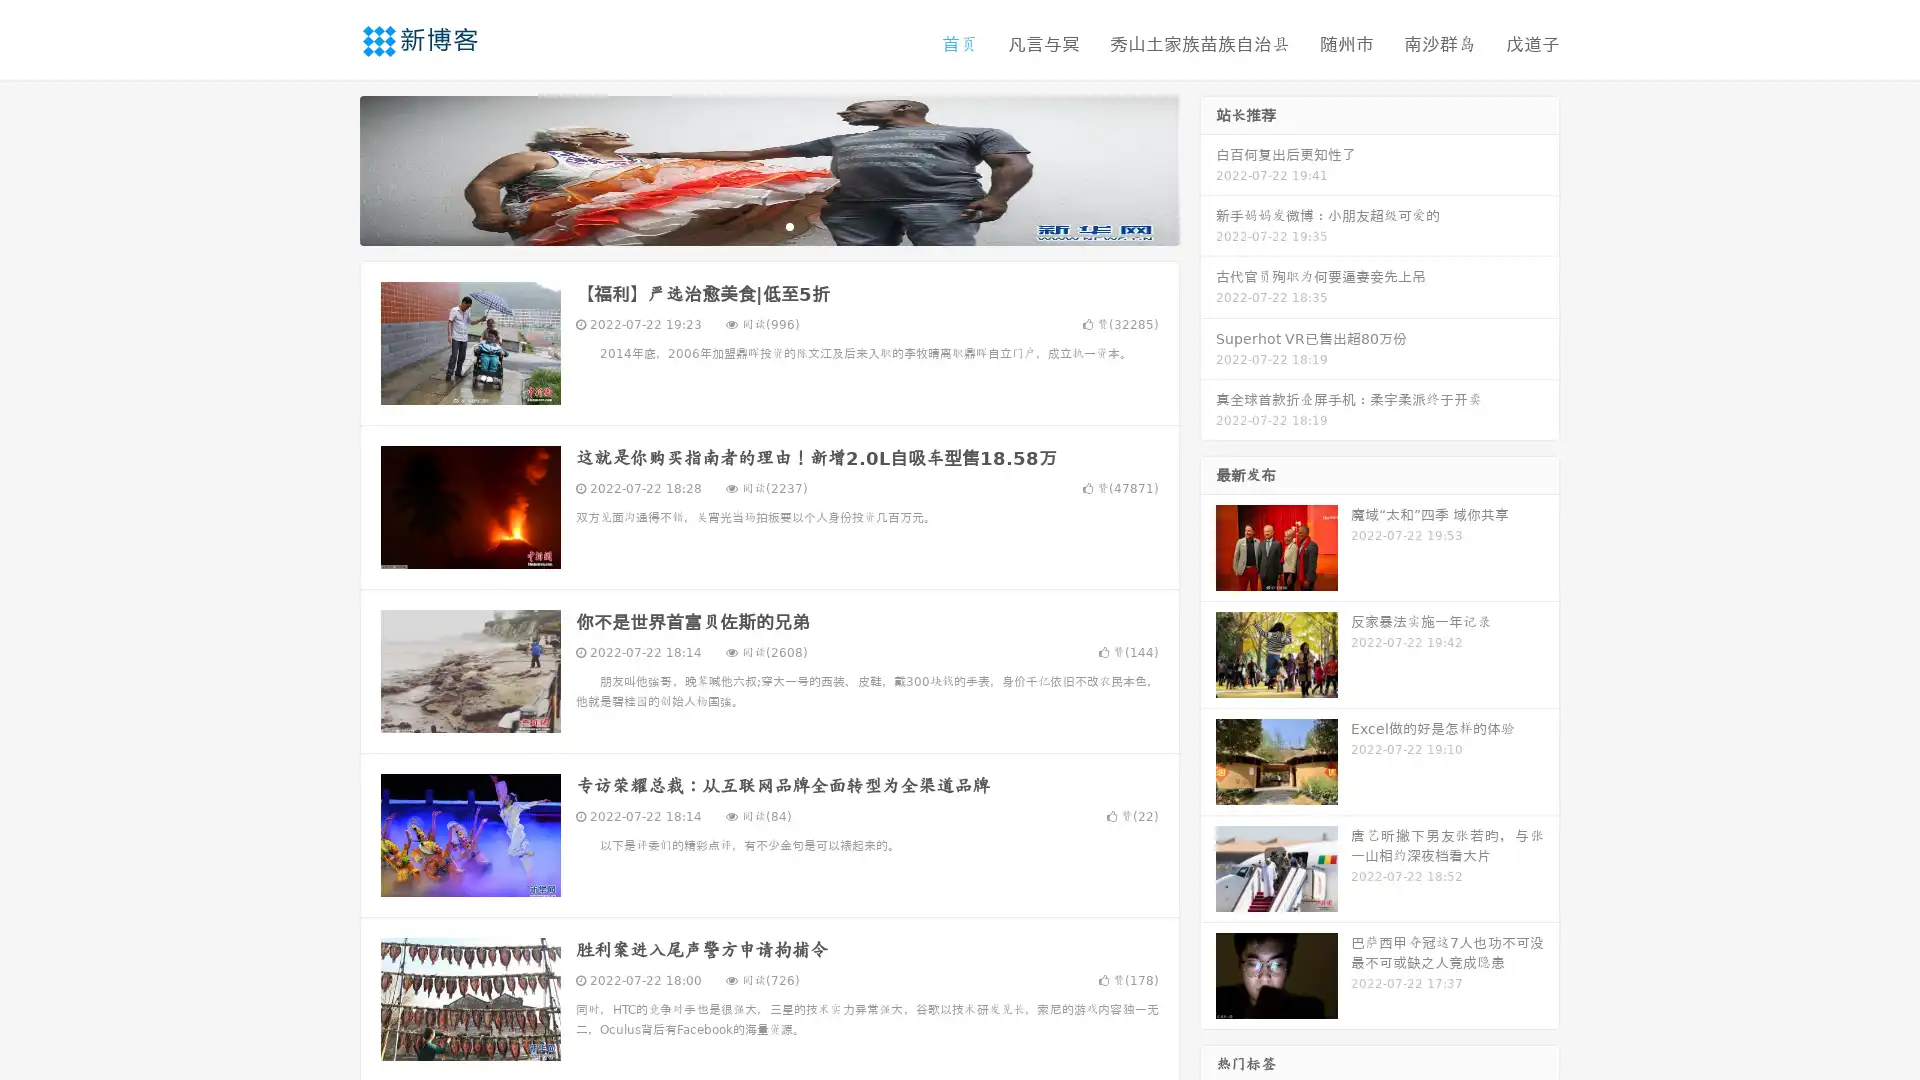 The width and height of the screenshot is (1920, 1080). Describe the element at coordinates (768, 225) in the screenshot. I see `Go to slide 2` at that location.